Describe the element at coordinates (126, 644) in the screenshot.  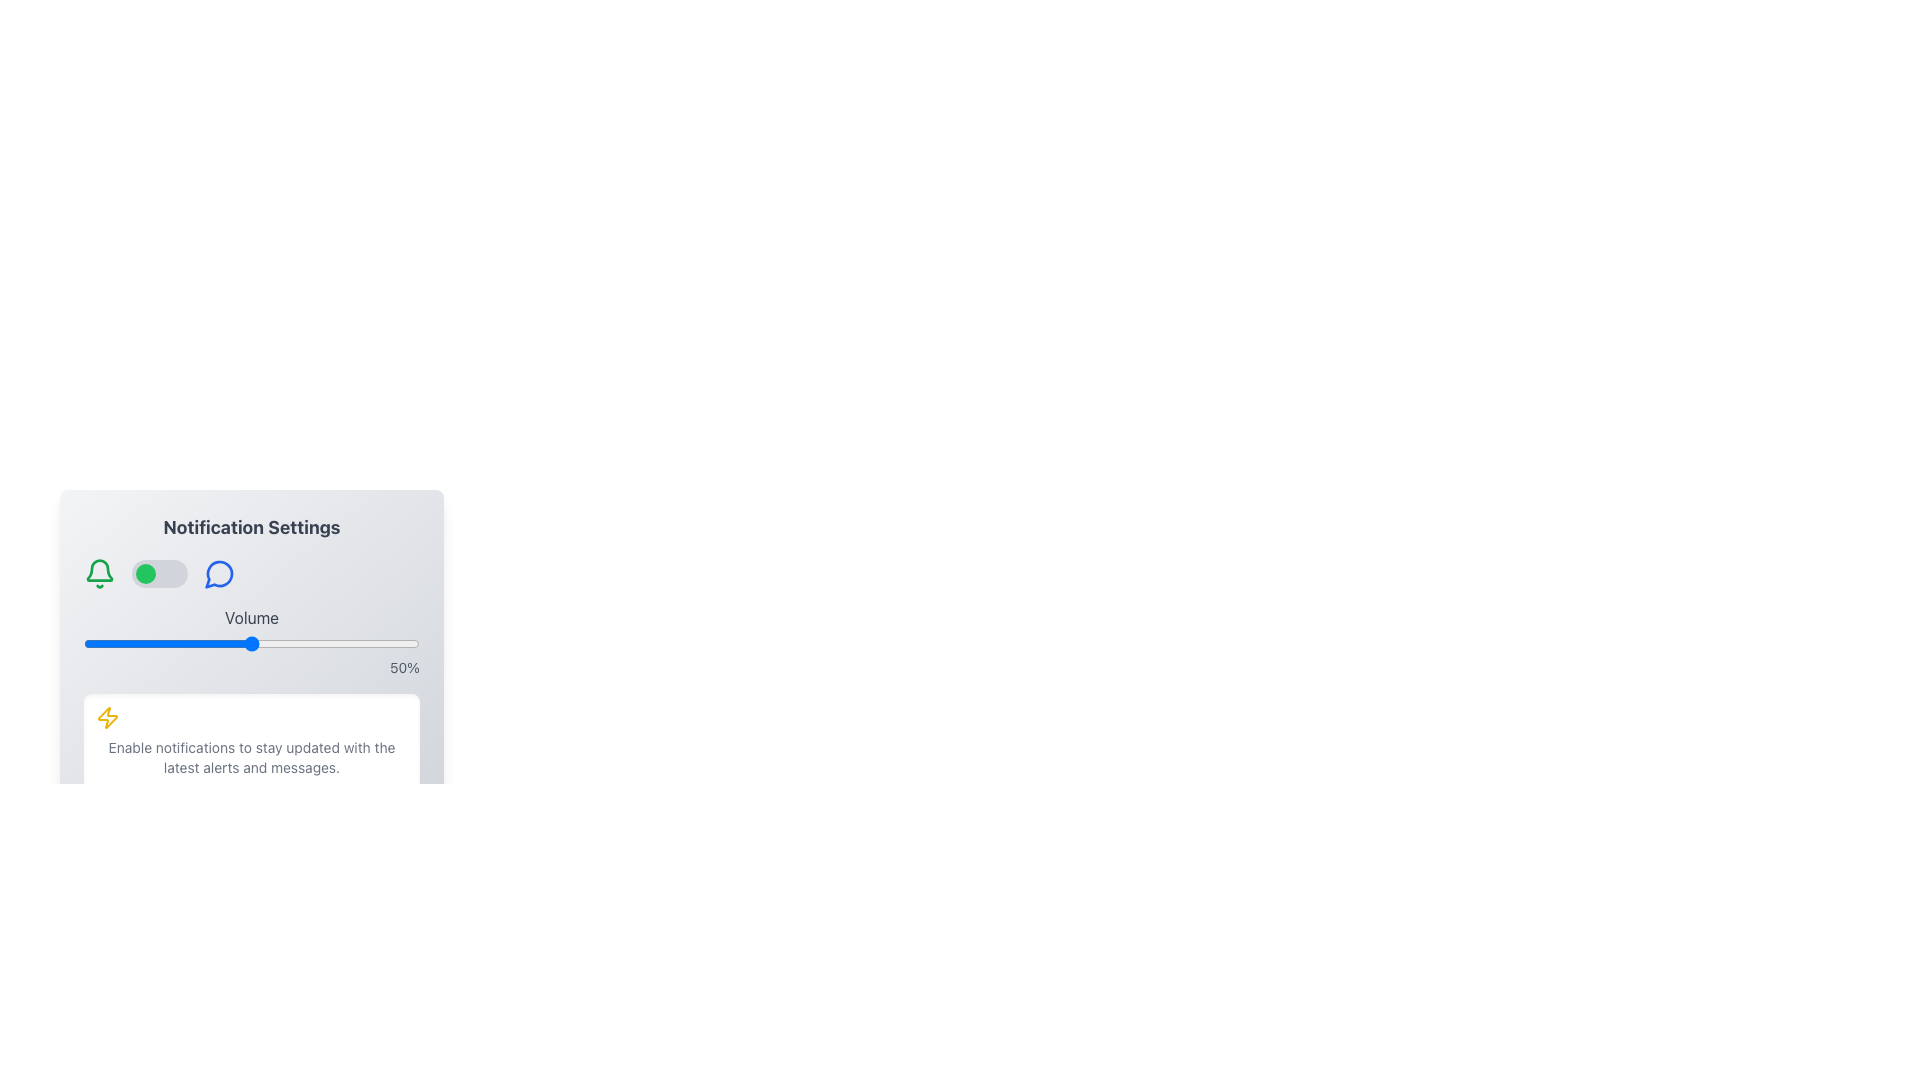
I see `the volume` at that location.